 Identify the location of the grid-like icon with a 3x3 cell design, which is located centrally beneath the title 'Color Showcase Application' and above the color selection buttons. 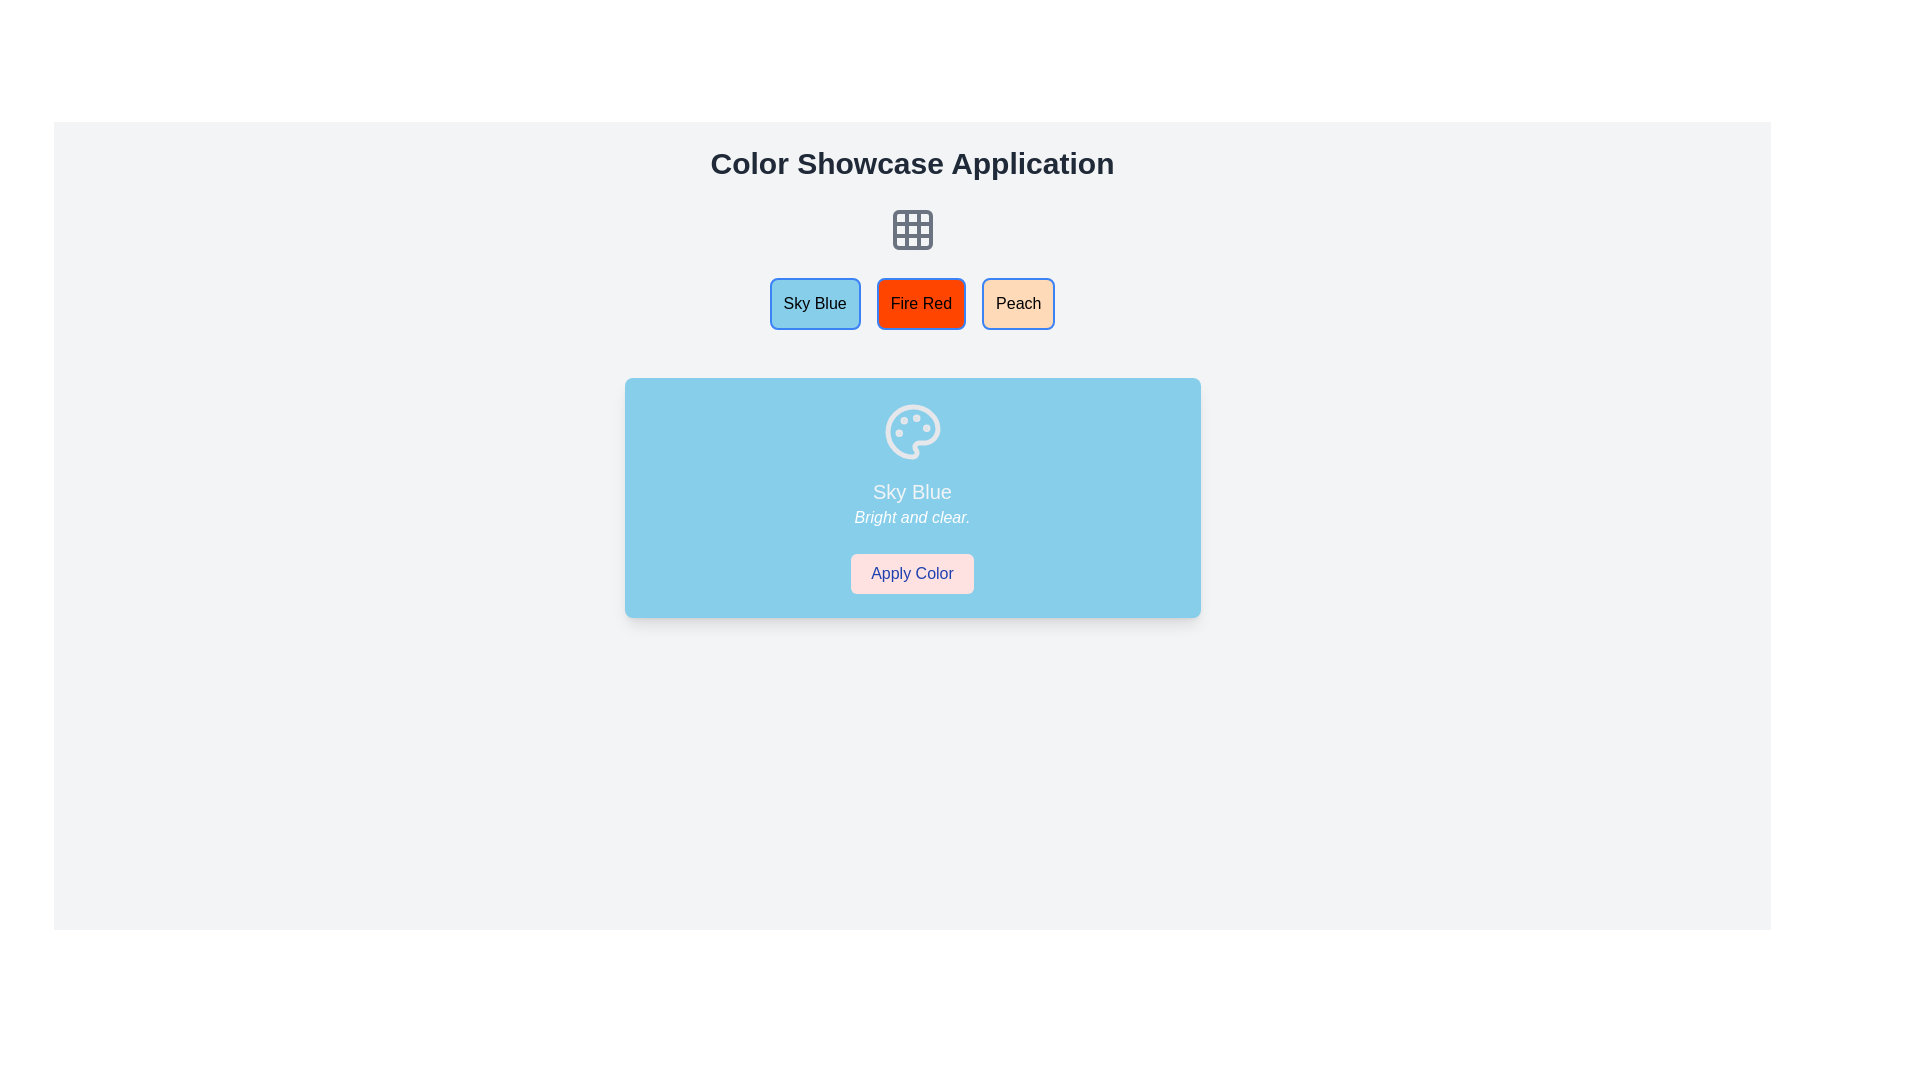
(911, 229).